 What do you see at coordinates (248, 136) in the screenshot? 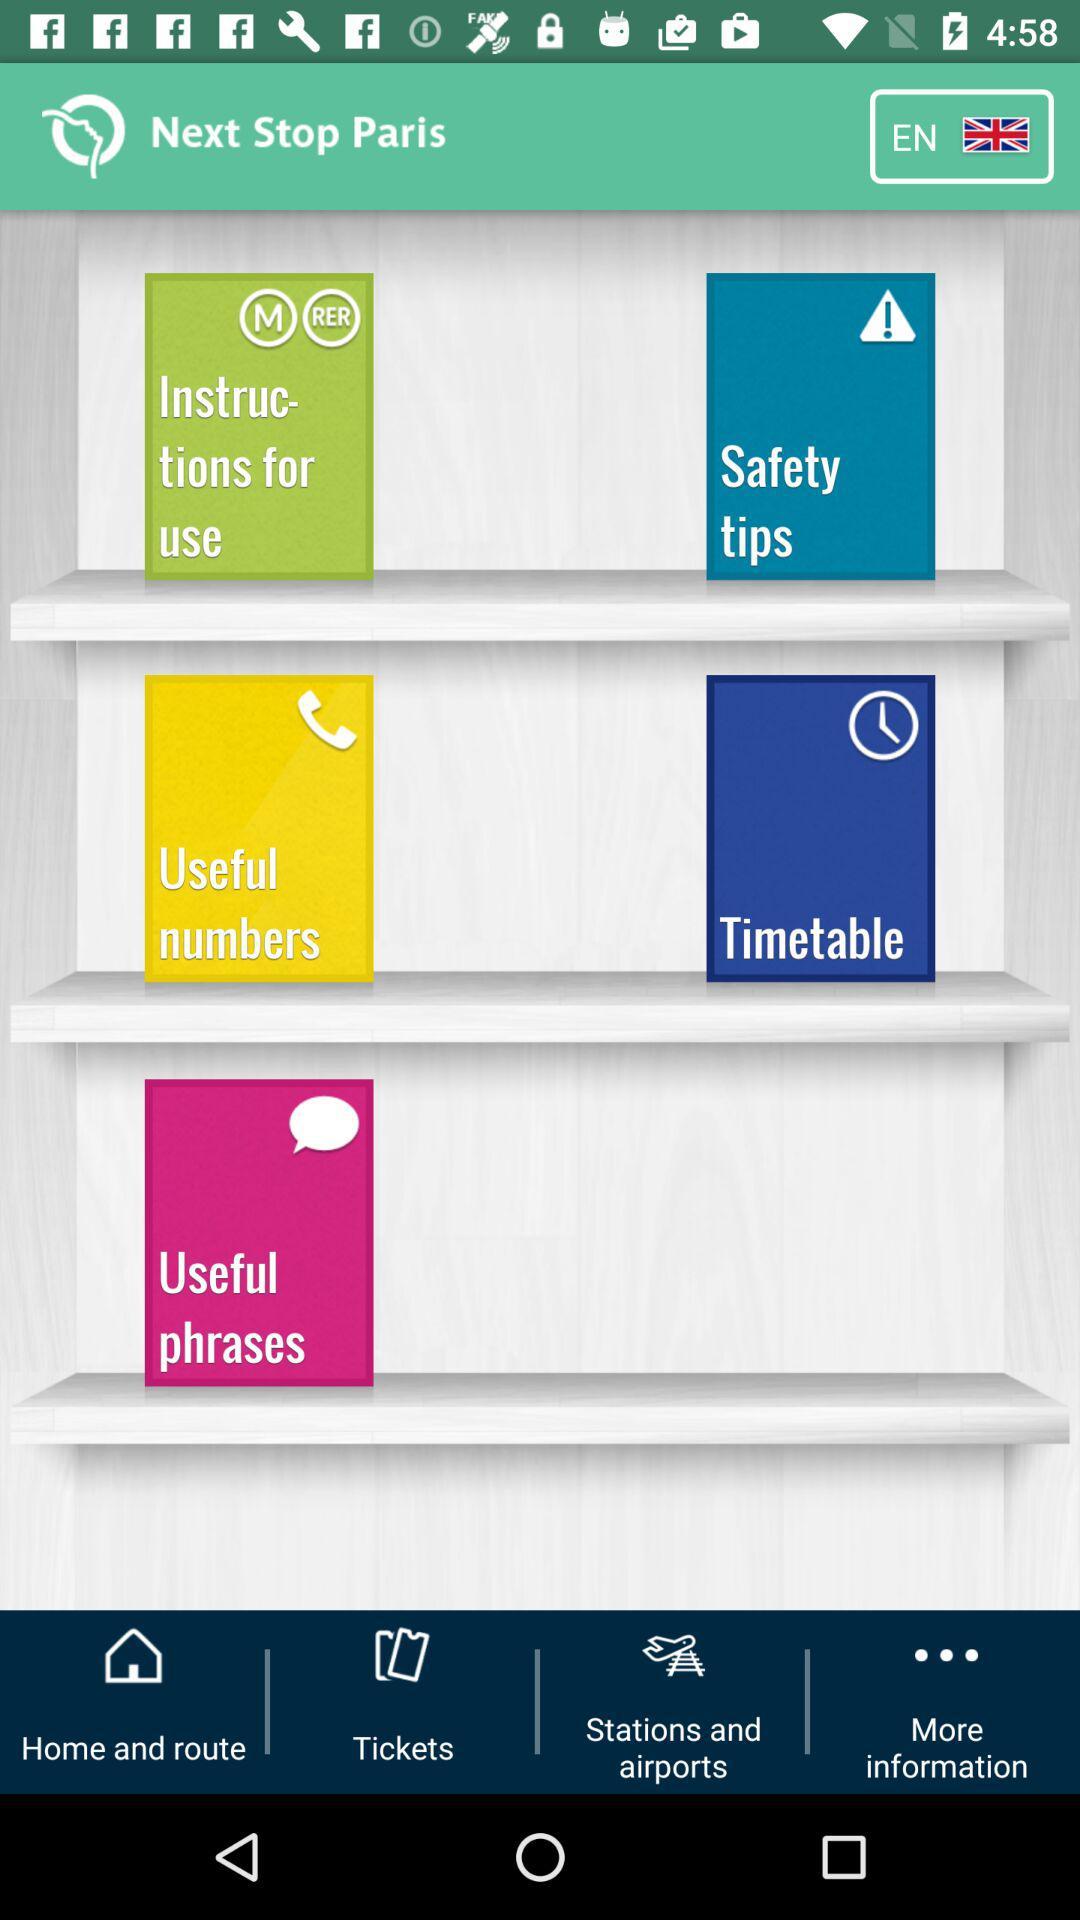
I see `the title of the page` at bounding box center [248, 136].